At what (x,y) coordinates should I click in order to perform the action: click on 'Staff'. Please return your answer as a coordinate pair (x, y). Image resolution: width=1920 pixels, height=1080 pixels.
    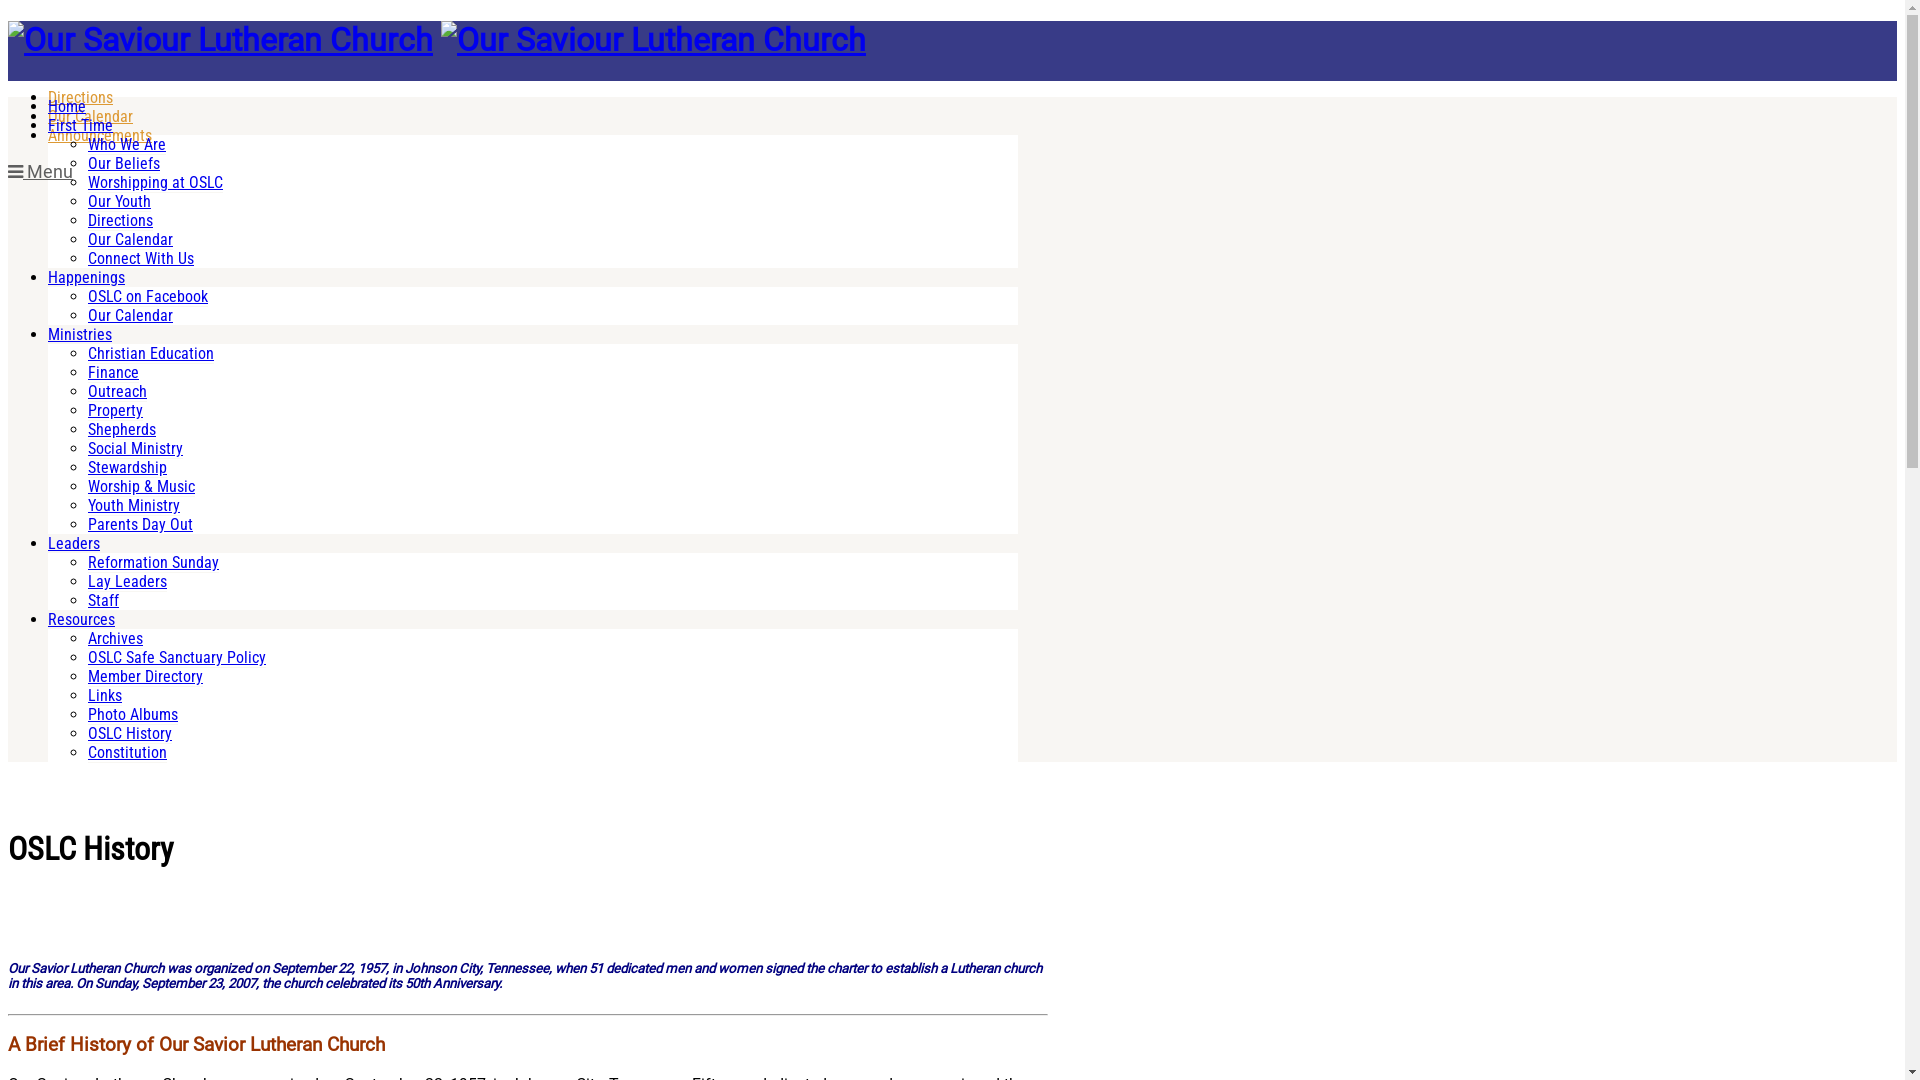
    Looking at the image, I should click on (102, 600).